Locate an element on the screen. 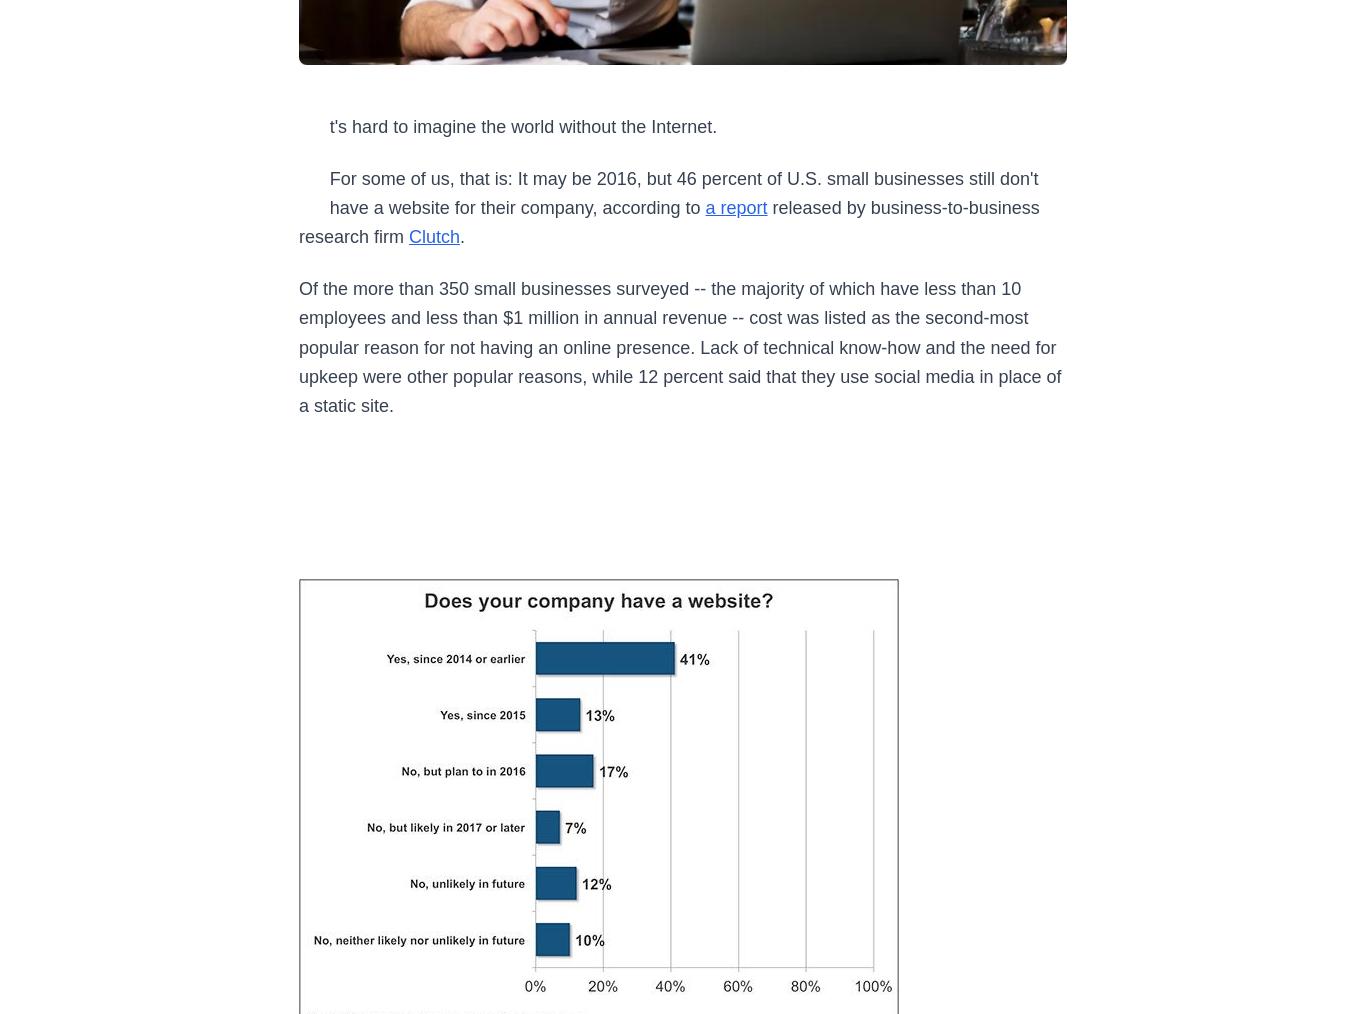 This screenshot has width=1366, height=1014. '5 Strategies for Leaders to Thrive Before (and After) Hitting Their 90s' is located at coordinates (299, 560).